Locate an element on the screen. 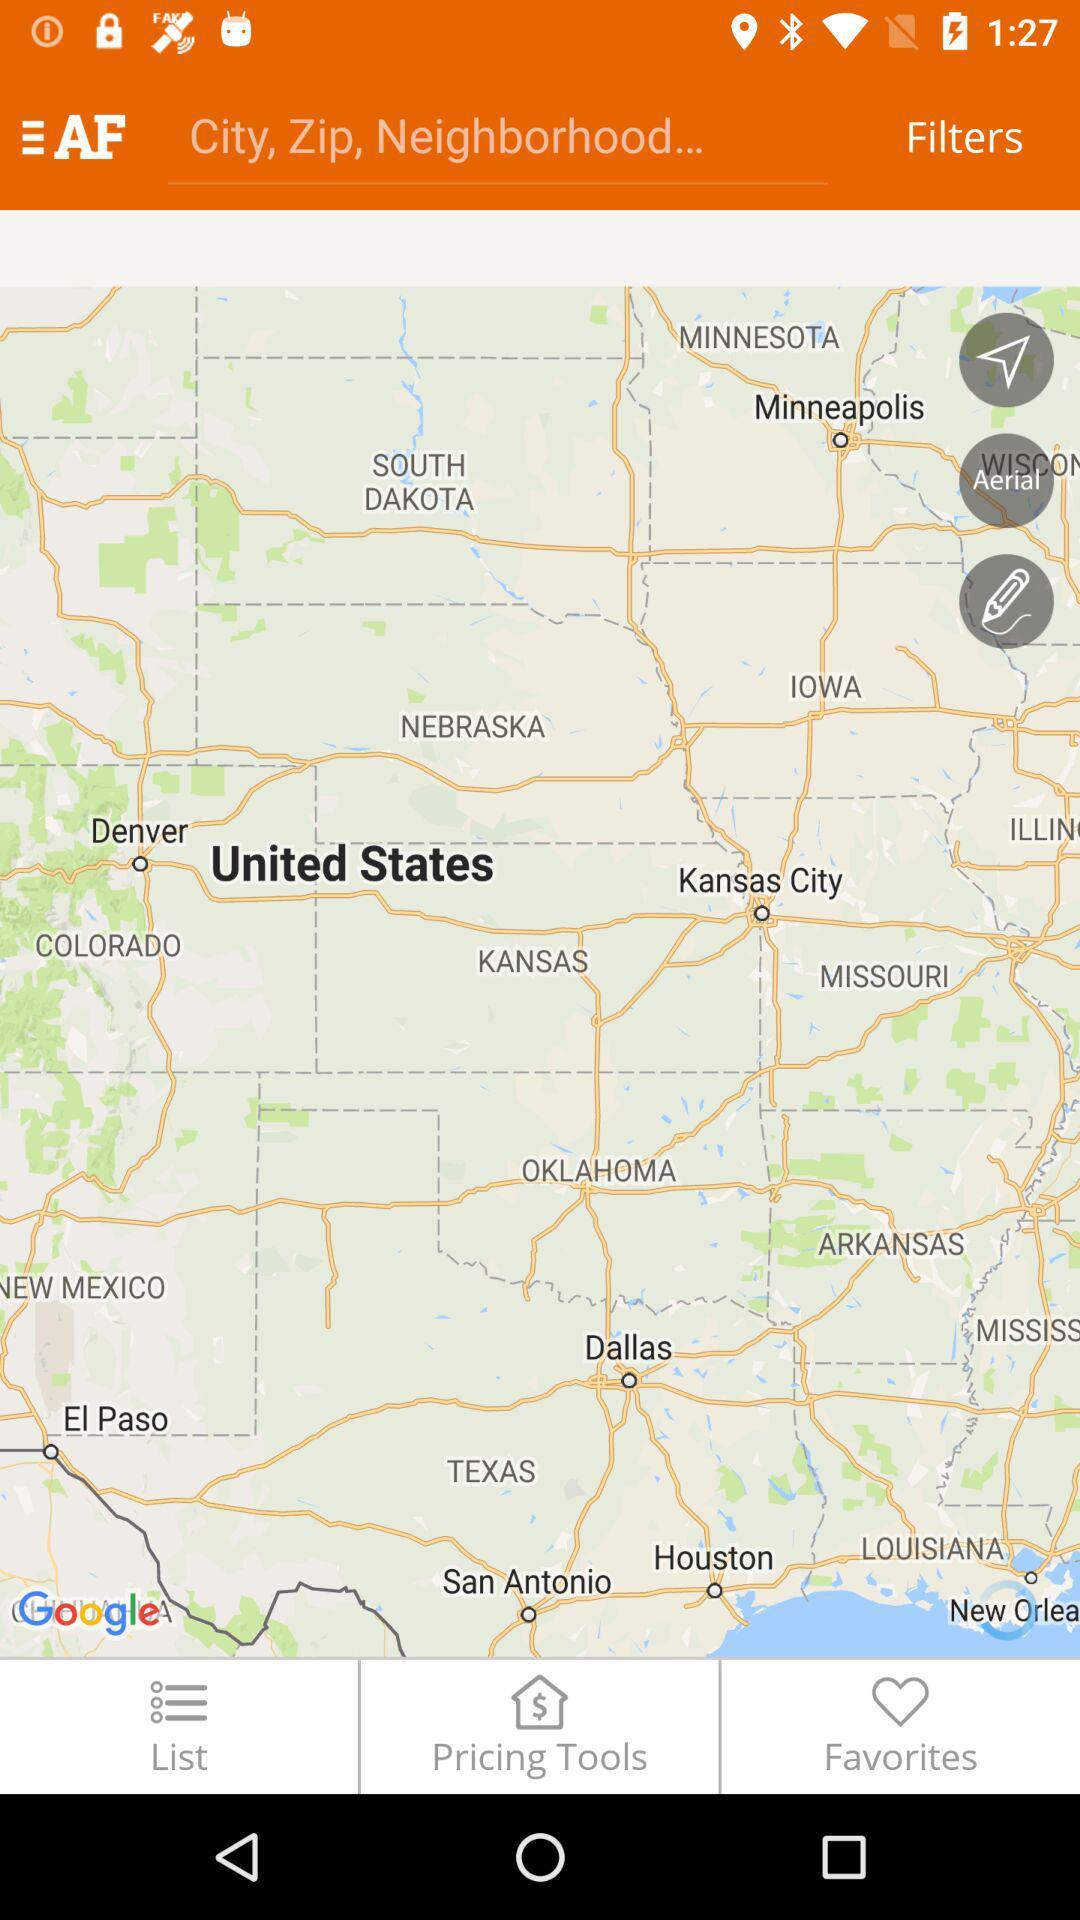  the list is located at coordinates (177, 1725).